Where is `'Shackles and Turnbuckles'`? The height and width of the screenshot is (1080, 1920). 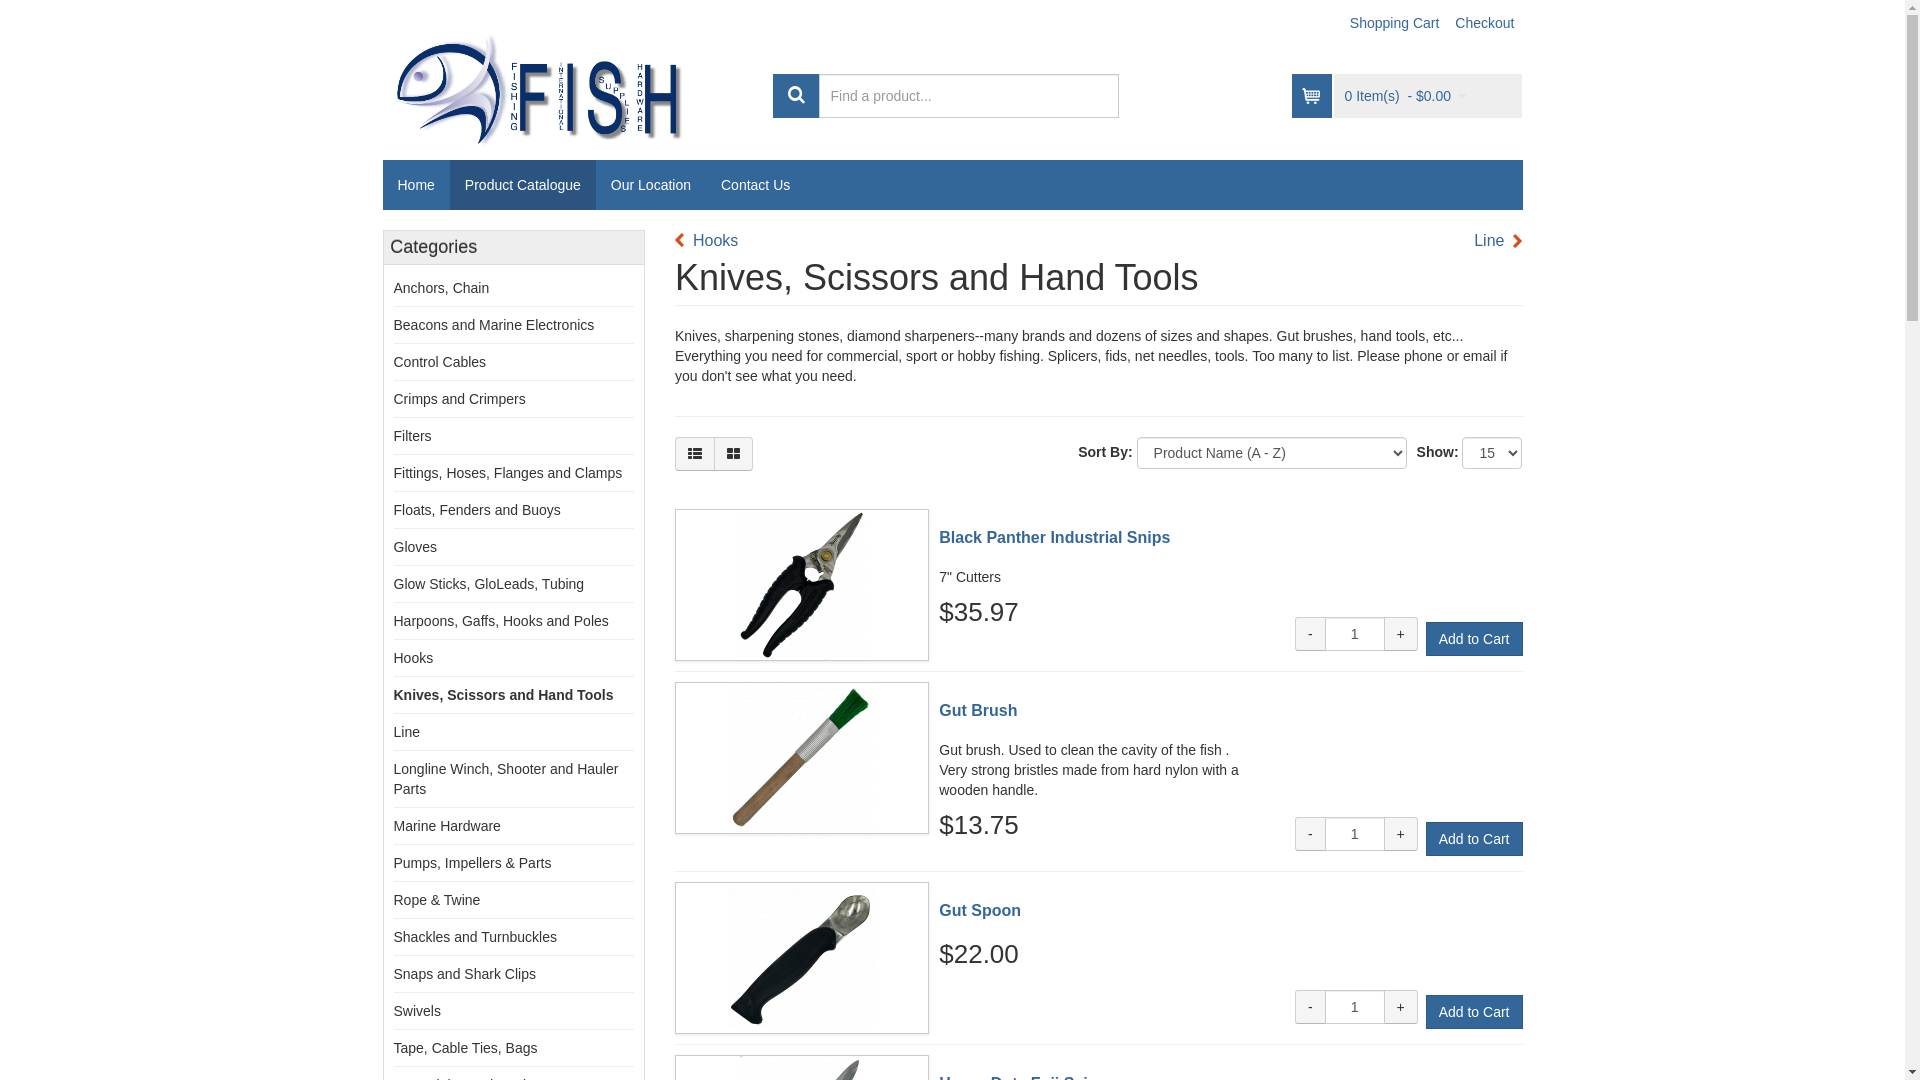 'Shackles and Turnbuckles' is located at coordinates (474, 937).